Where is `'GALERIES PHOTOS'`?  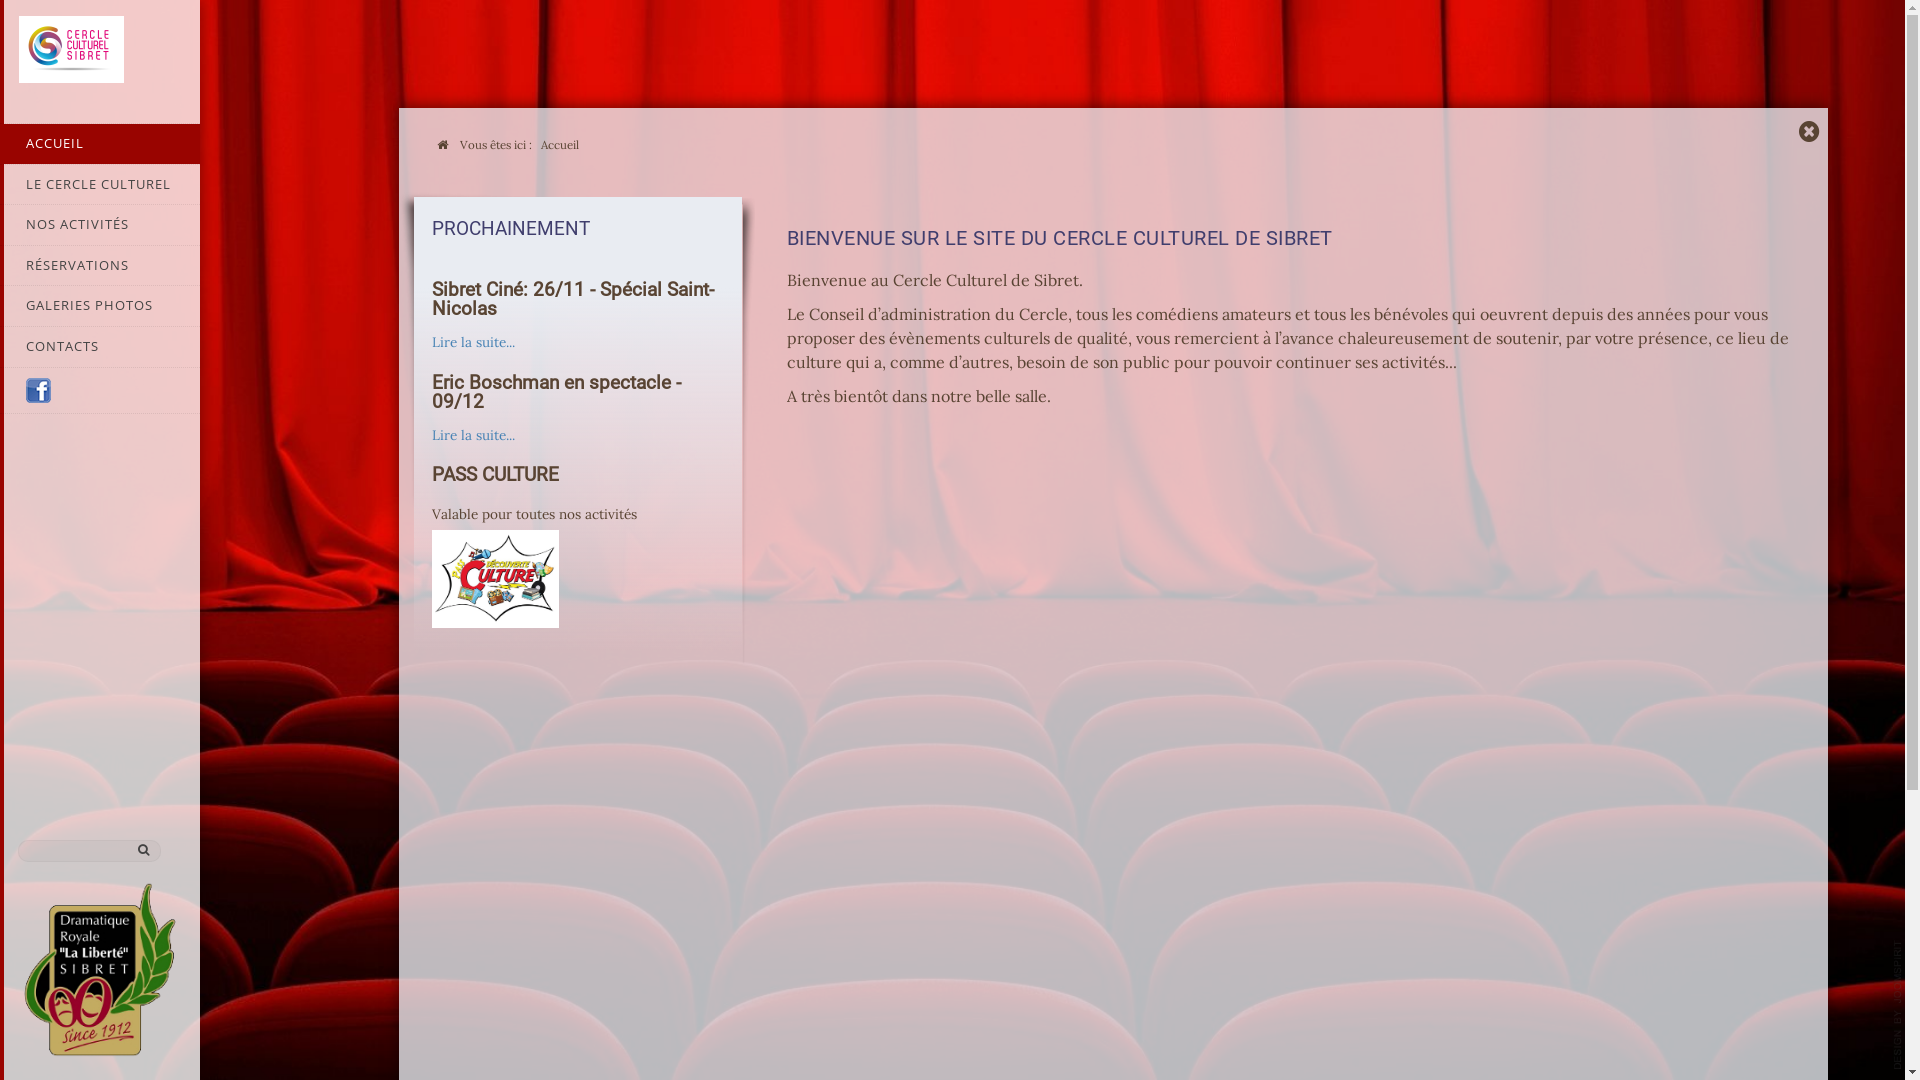 'GALERIES PHOTOS' is located at coordinates (99, 305).